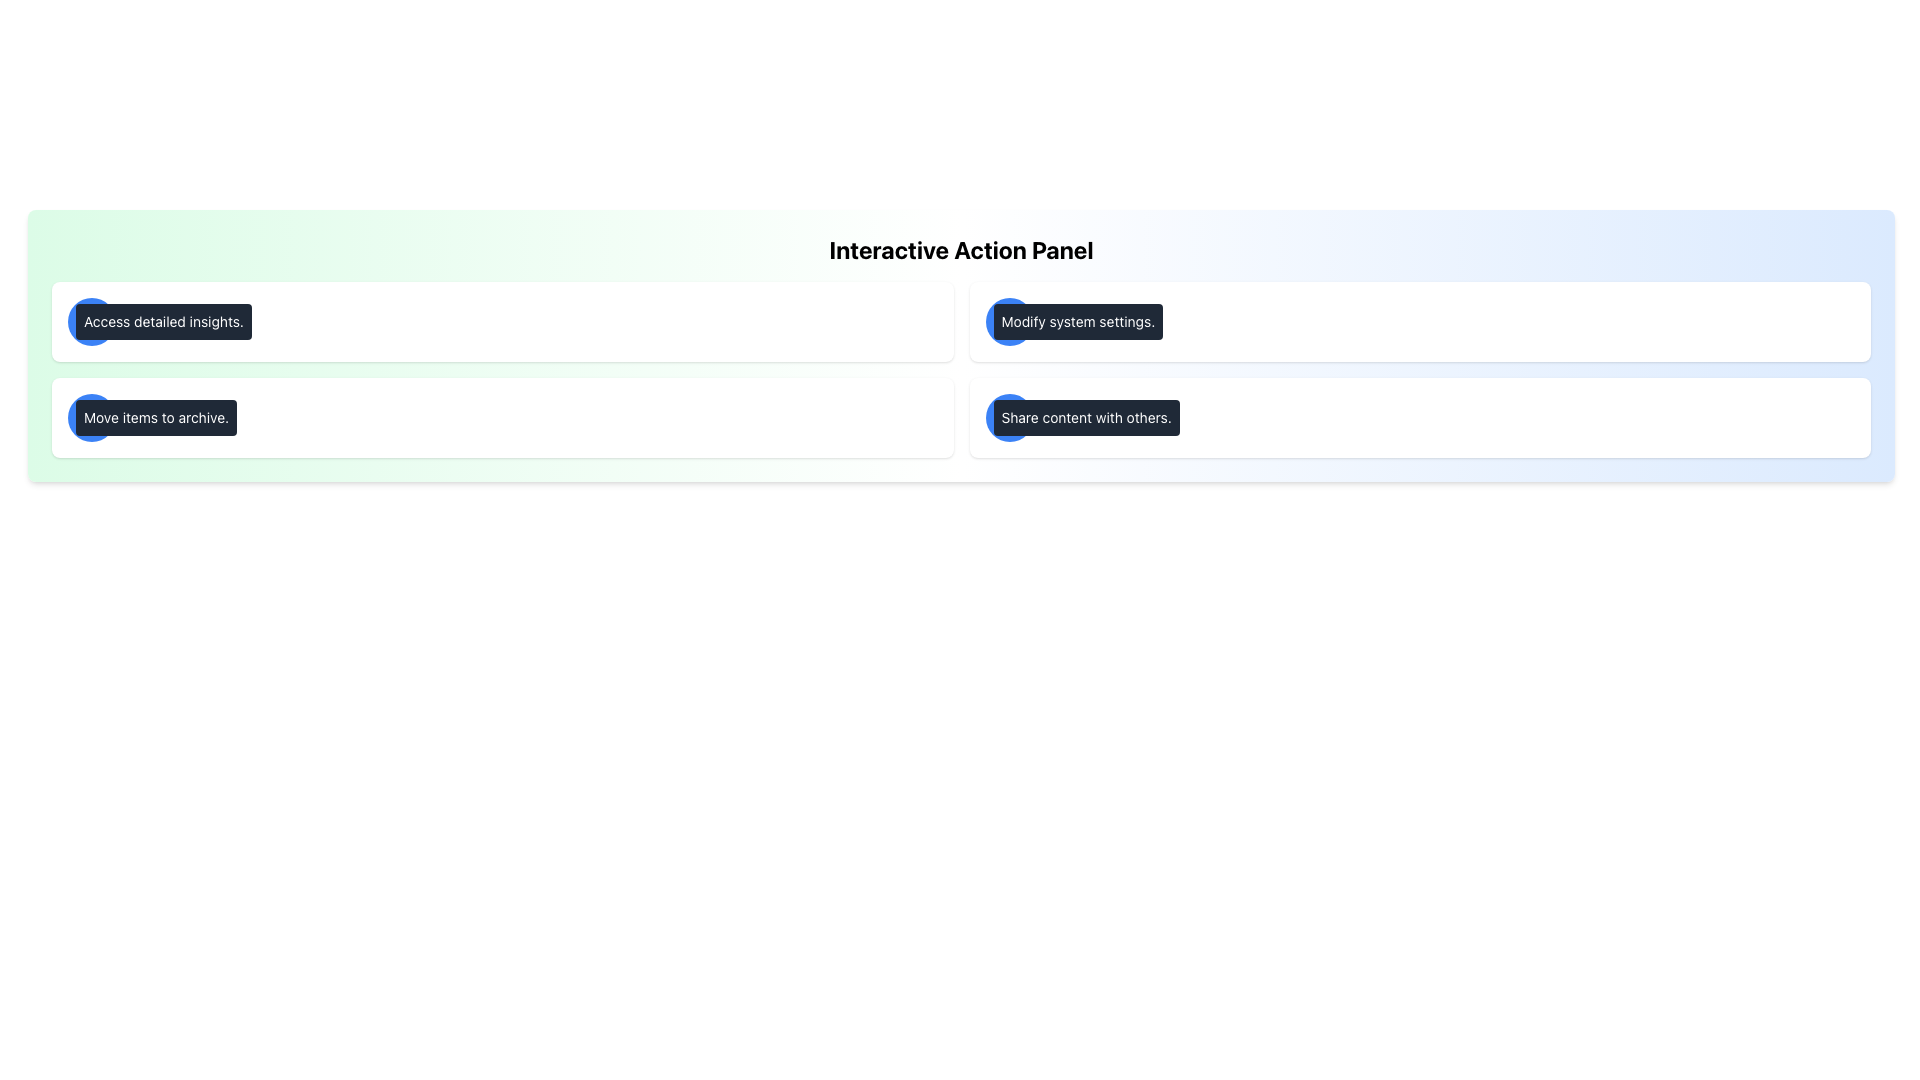  What do you see at coordinates (1073, 416) in the screenshot?
I see `the 'Share' text label that is bold and larger, located in the bottom-right section of a grid layout, part of an interactive card with additional text and an icon to the left` at bounding box center [1073, 416].